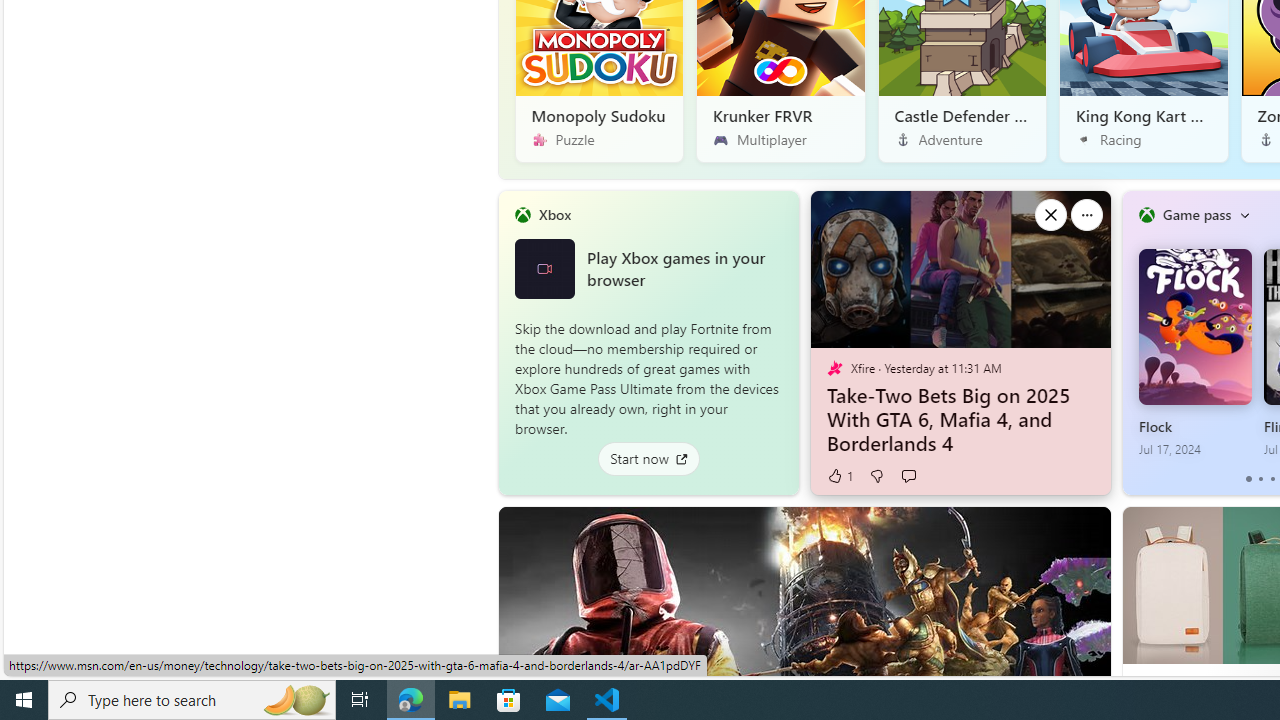 The height and width of the screenshot is (720, 1280). I want to click on 'Start now', so click(648, 458).